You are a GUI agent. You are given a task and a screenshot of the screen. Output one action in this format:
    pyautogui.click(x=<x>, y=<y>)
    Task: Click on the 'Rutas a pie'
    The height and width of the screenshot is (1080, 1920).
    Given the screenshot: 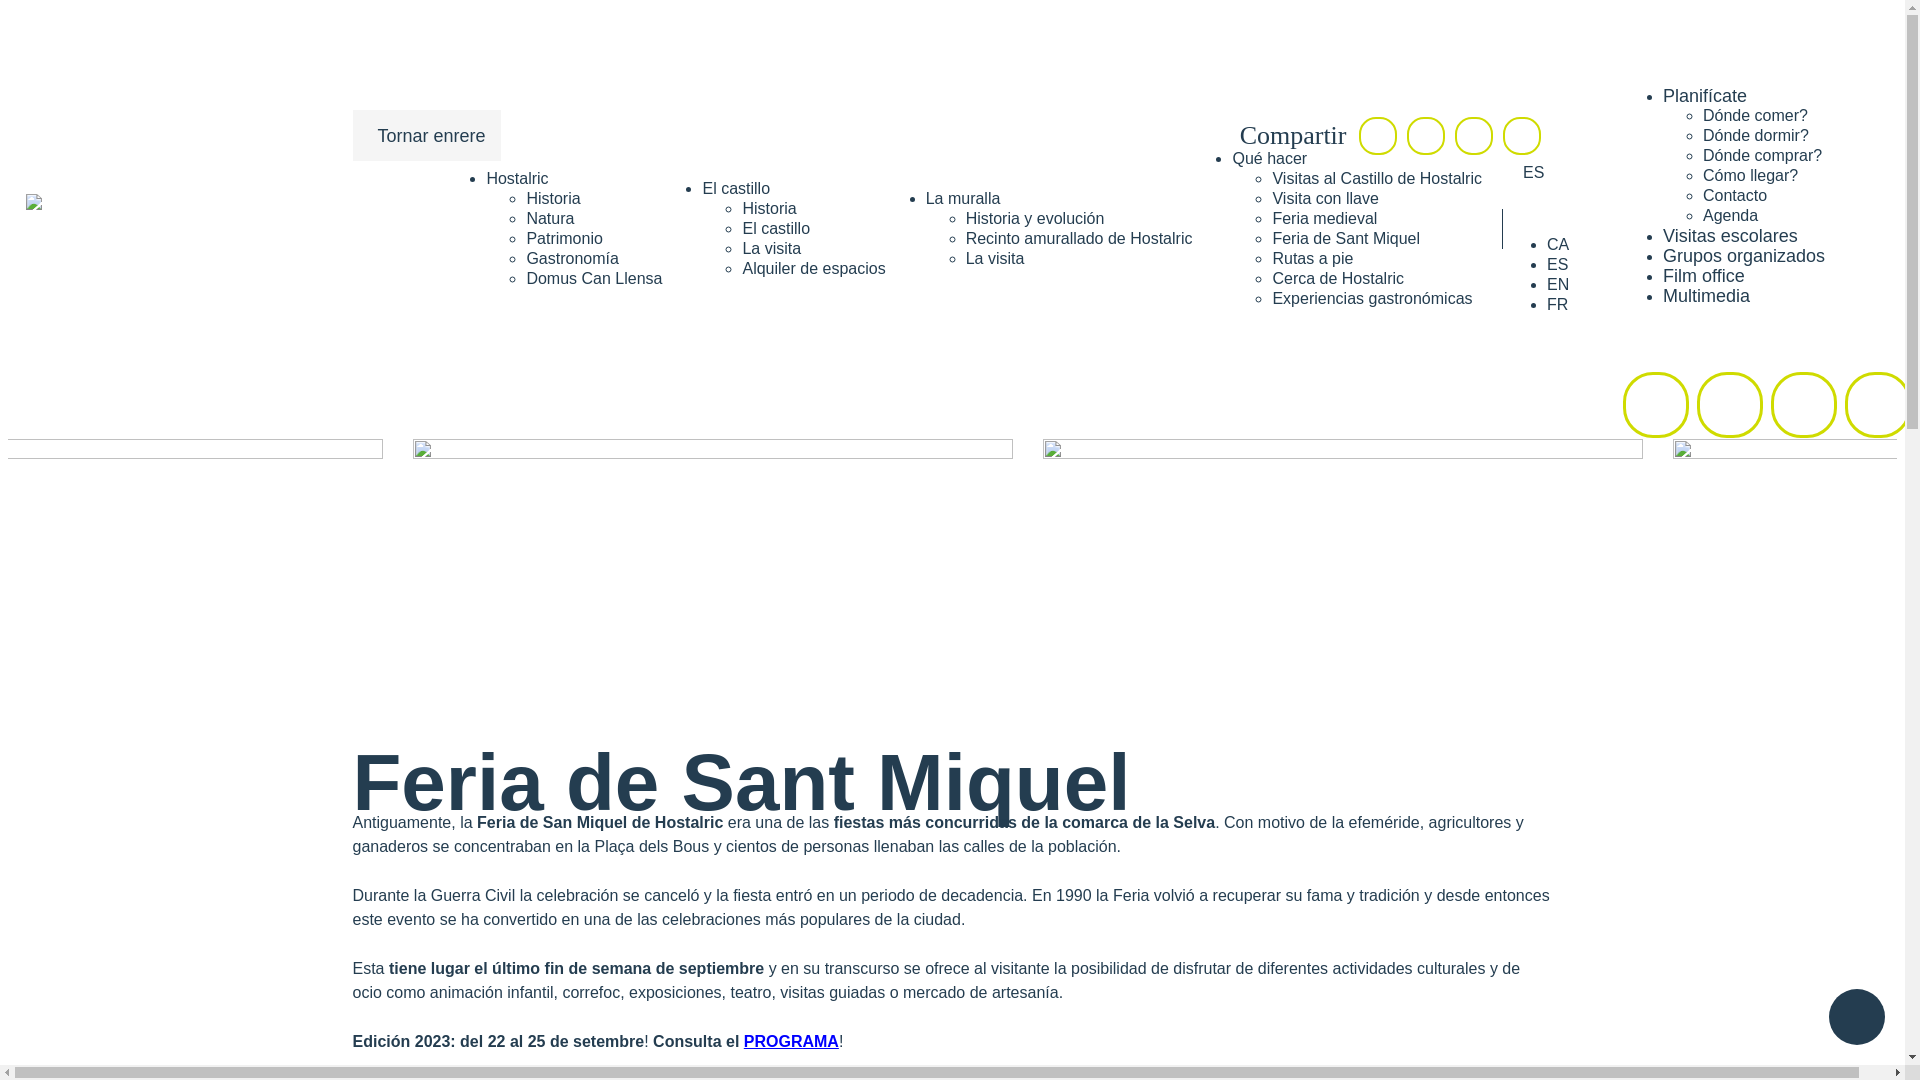 What is the action you would take?
    pyautogui.click(x=1312, y=257)
    